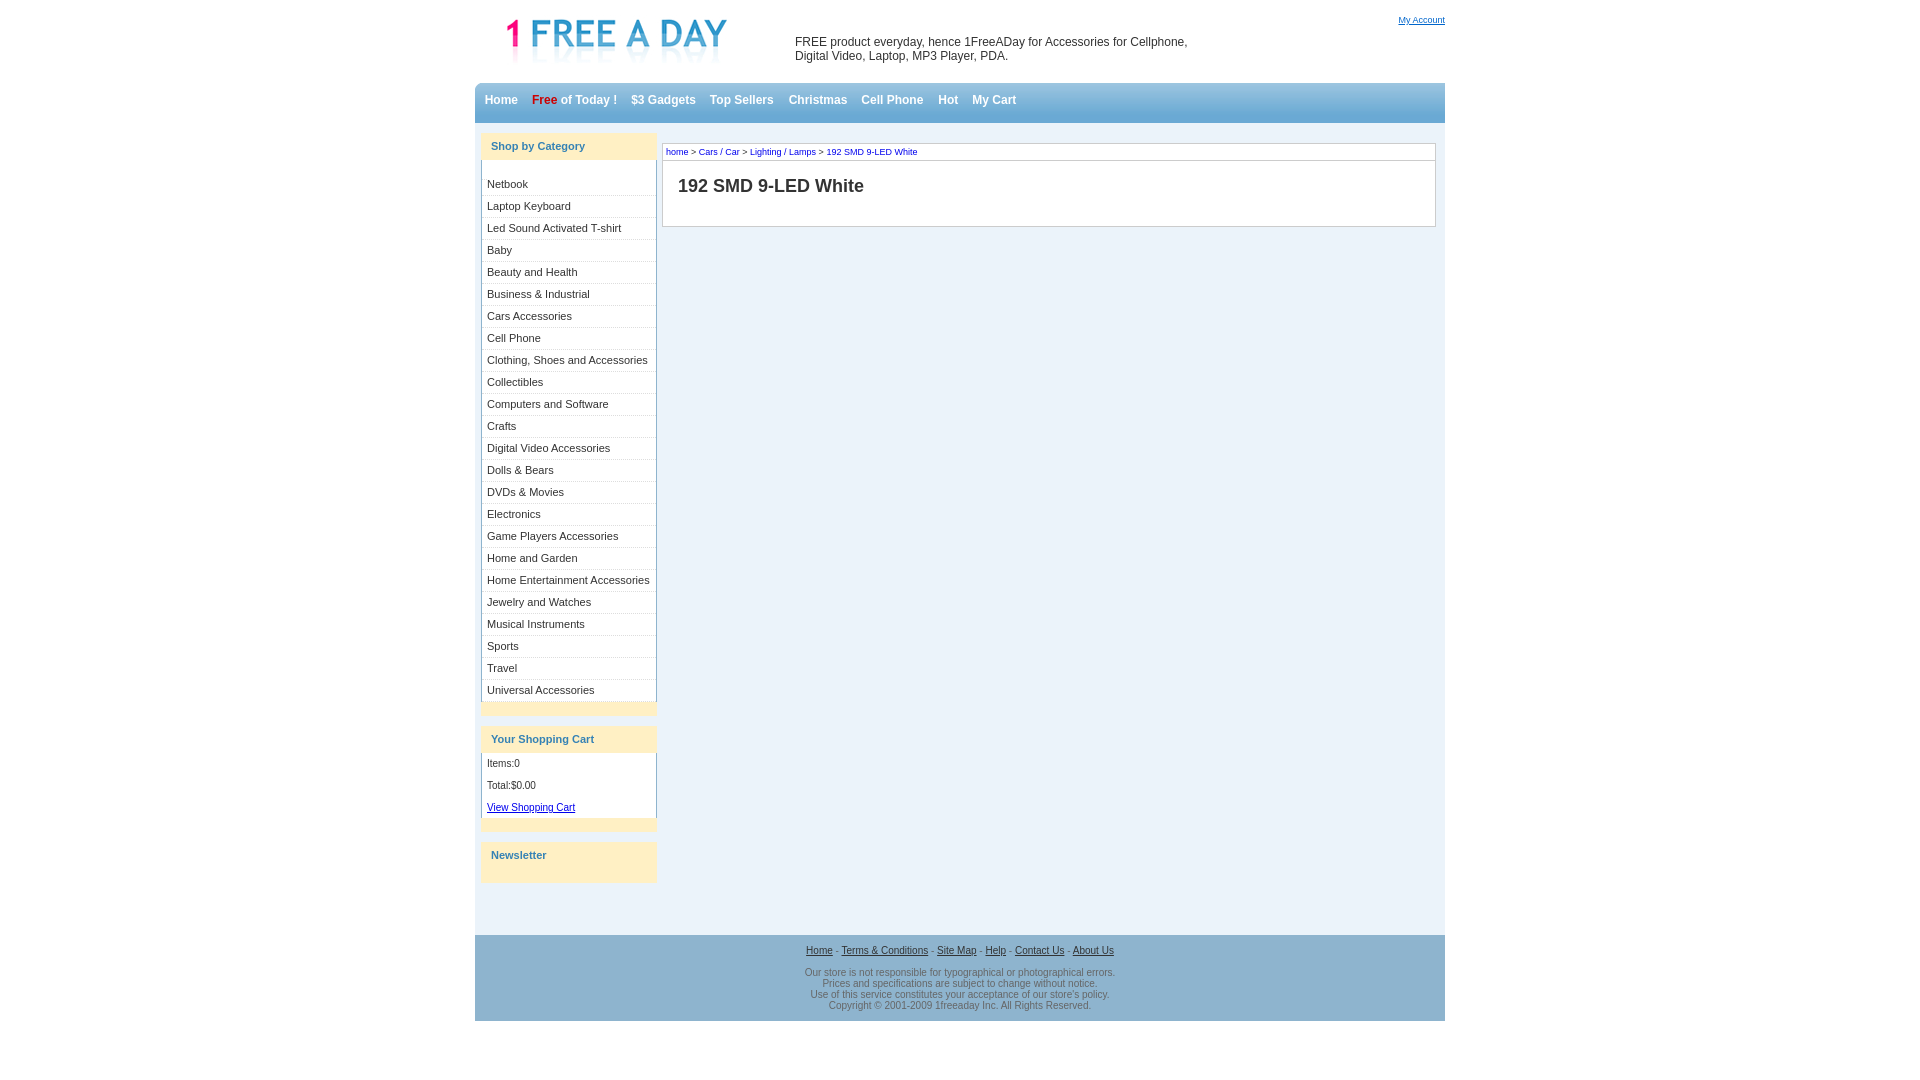  Describe the element at coordinates (570, 249) in the screenshot. I see `'Baby'` at that location.